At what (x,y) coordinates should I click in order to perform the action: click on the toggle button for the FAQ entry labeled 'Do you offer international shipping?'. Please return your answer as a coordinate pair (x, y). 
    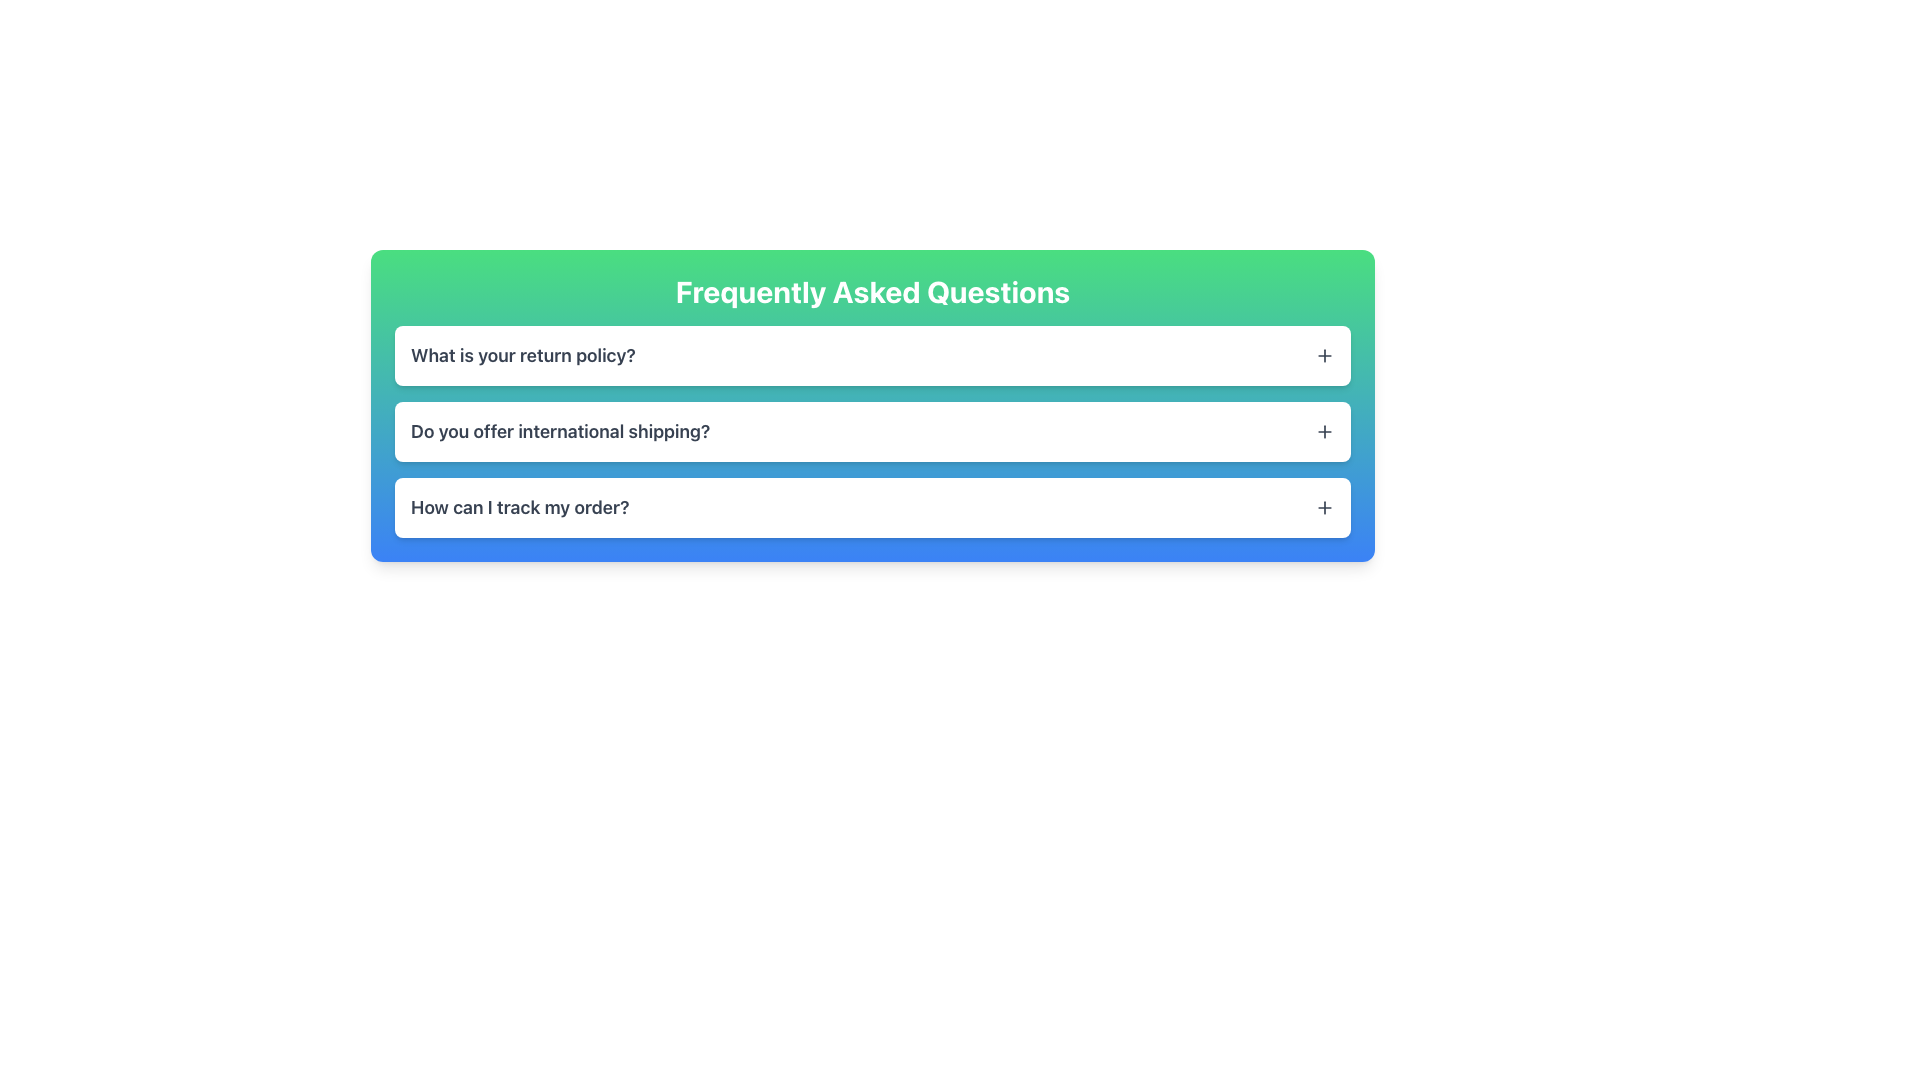
    Looking at the image, I should click on (1324, 431).